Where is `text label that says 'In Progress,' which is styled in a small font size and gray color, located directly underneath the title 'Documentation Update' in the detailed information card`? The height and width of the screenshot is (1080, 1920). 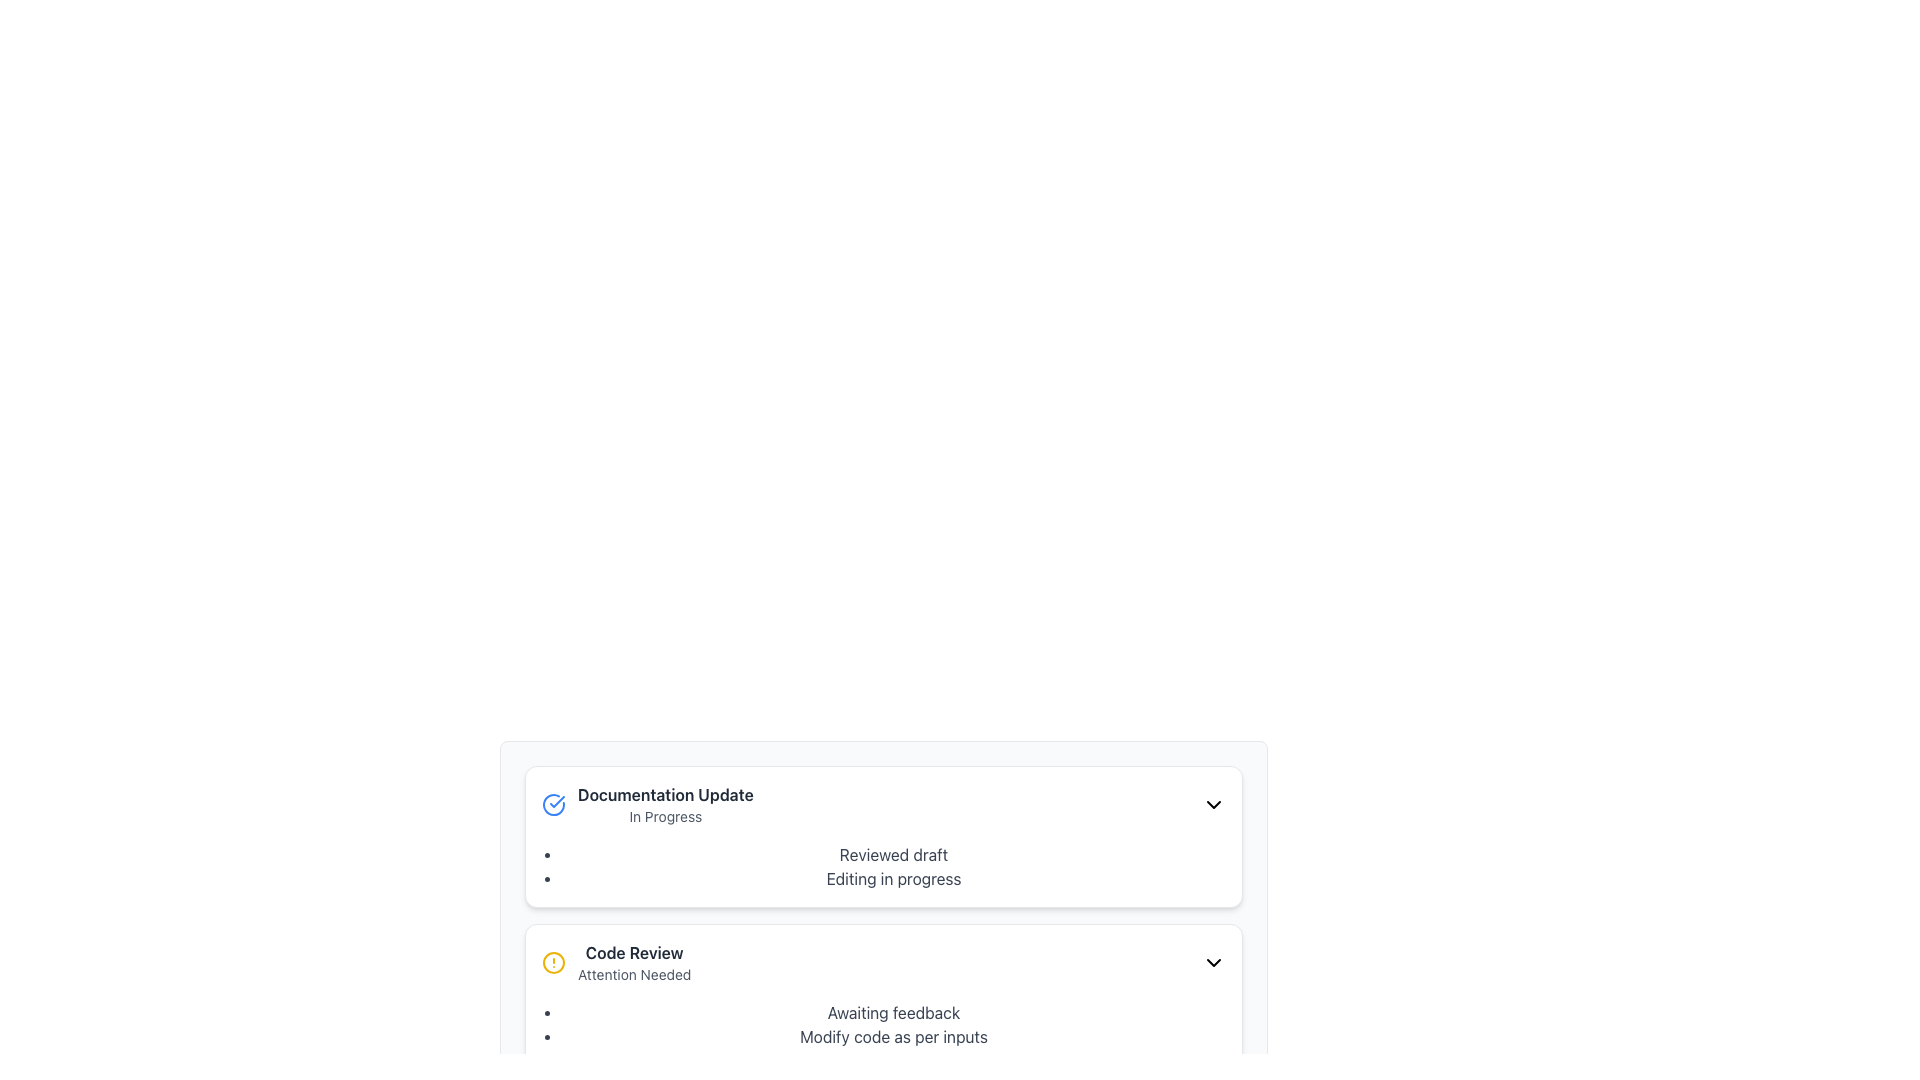
text label that says 'In Progress,' which is styled in a small font size and gray color, located directly underneath the title 'Documentation Update' in the detailed information card is located at coordinates (665, 817).